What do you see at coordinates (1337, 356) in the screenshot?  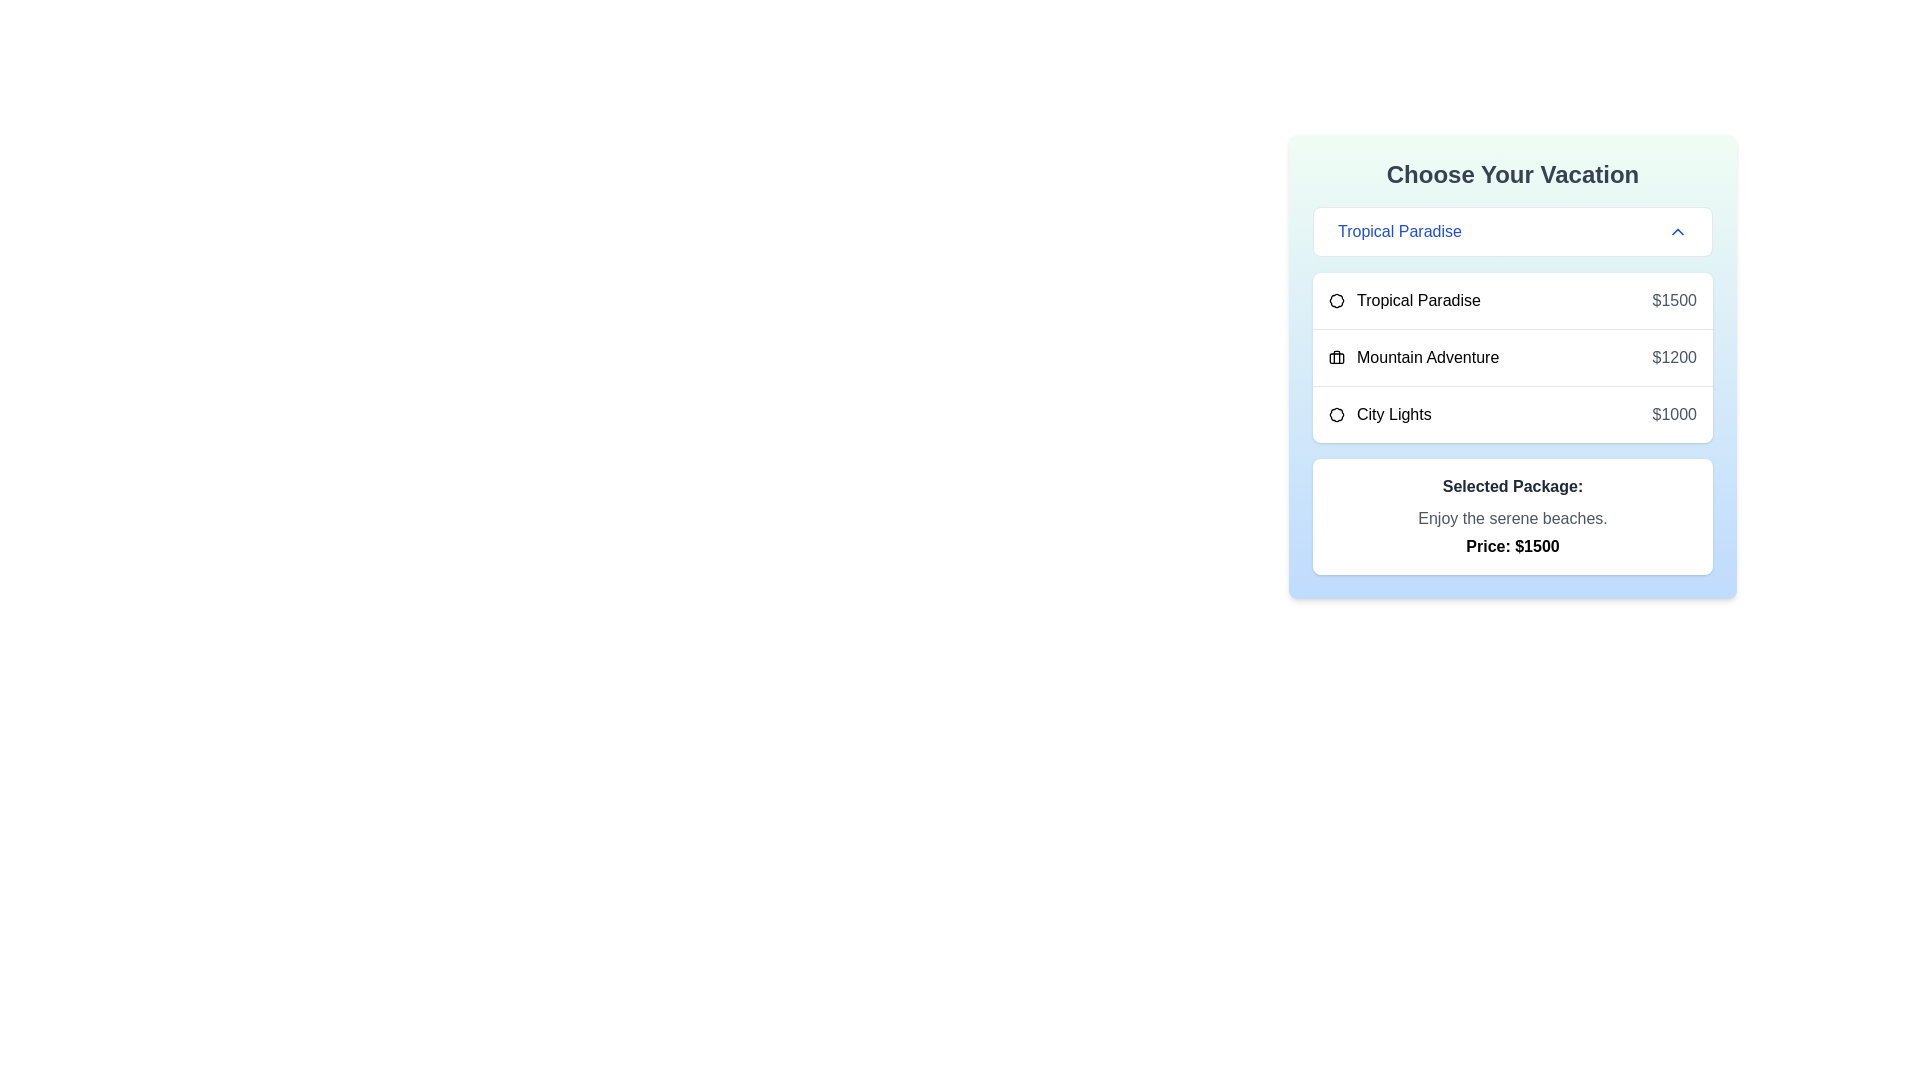 I see `the 'Mountain Adventure' option which is represented by a vertical line segment icon within an SVG, located in the second line of the options list` at bounding box center [1337, 356].